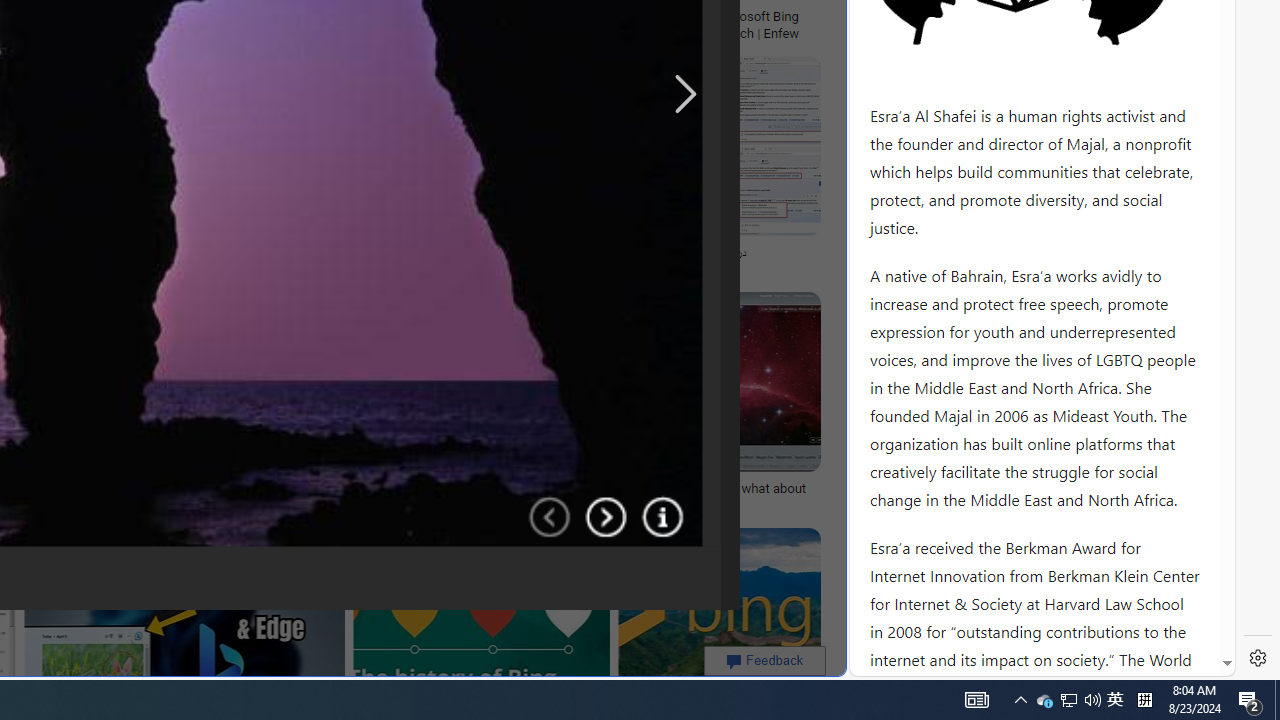  I want to click on 'Microsoft Bing Search | Enfew', so click(762, 24).